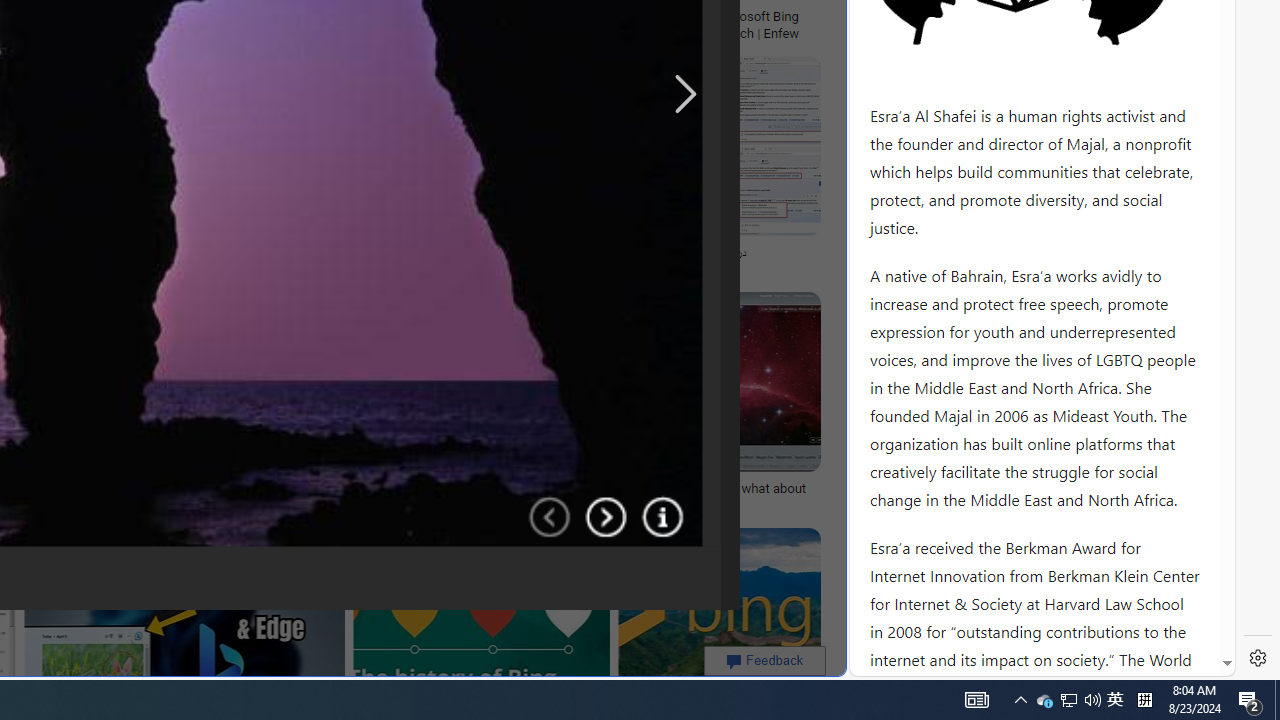  I want to click on 'Microsoft Bing Search | Enfew', so click(762, 24).